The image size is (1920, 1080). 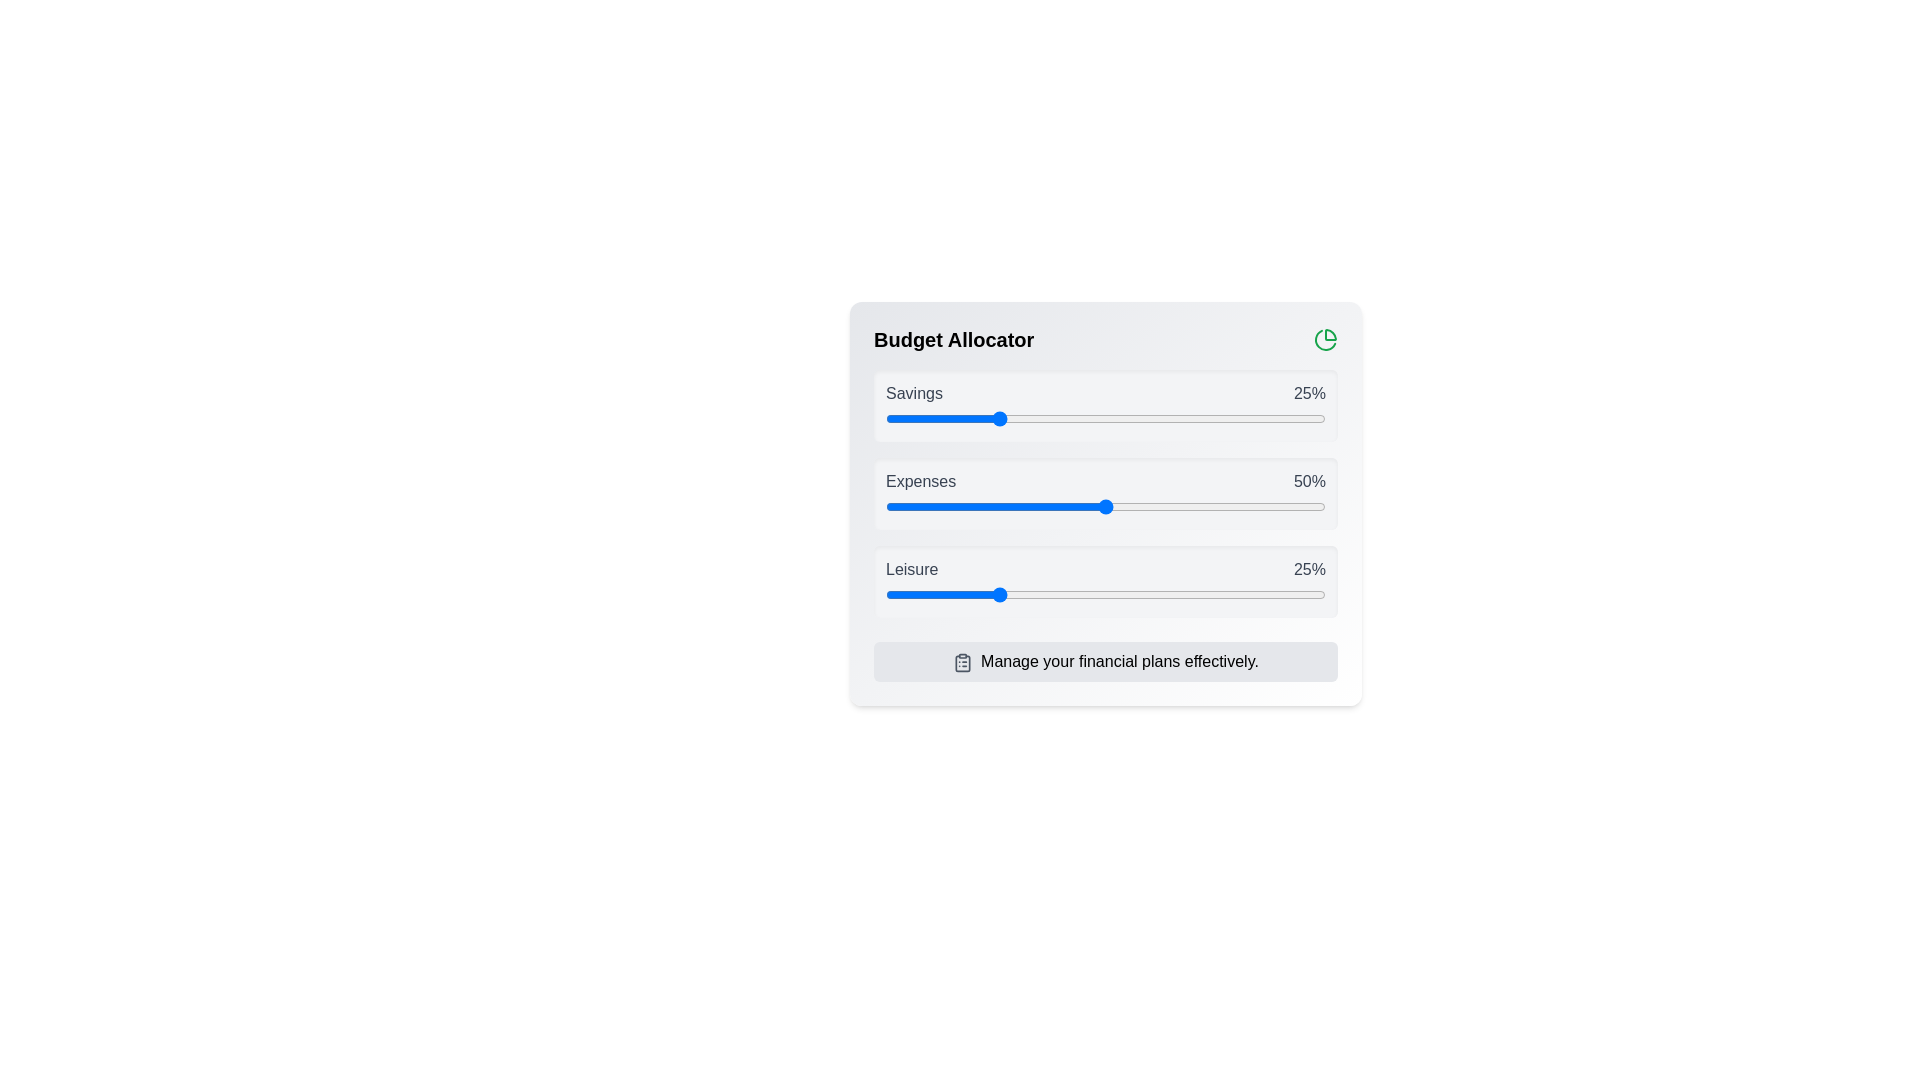 What do you see at coordinates (1128, 418) in the screenshot?
I see `the slider for the category to set its percentage to 55` at bounding box center [1128, 418].